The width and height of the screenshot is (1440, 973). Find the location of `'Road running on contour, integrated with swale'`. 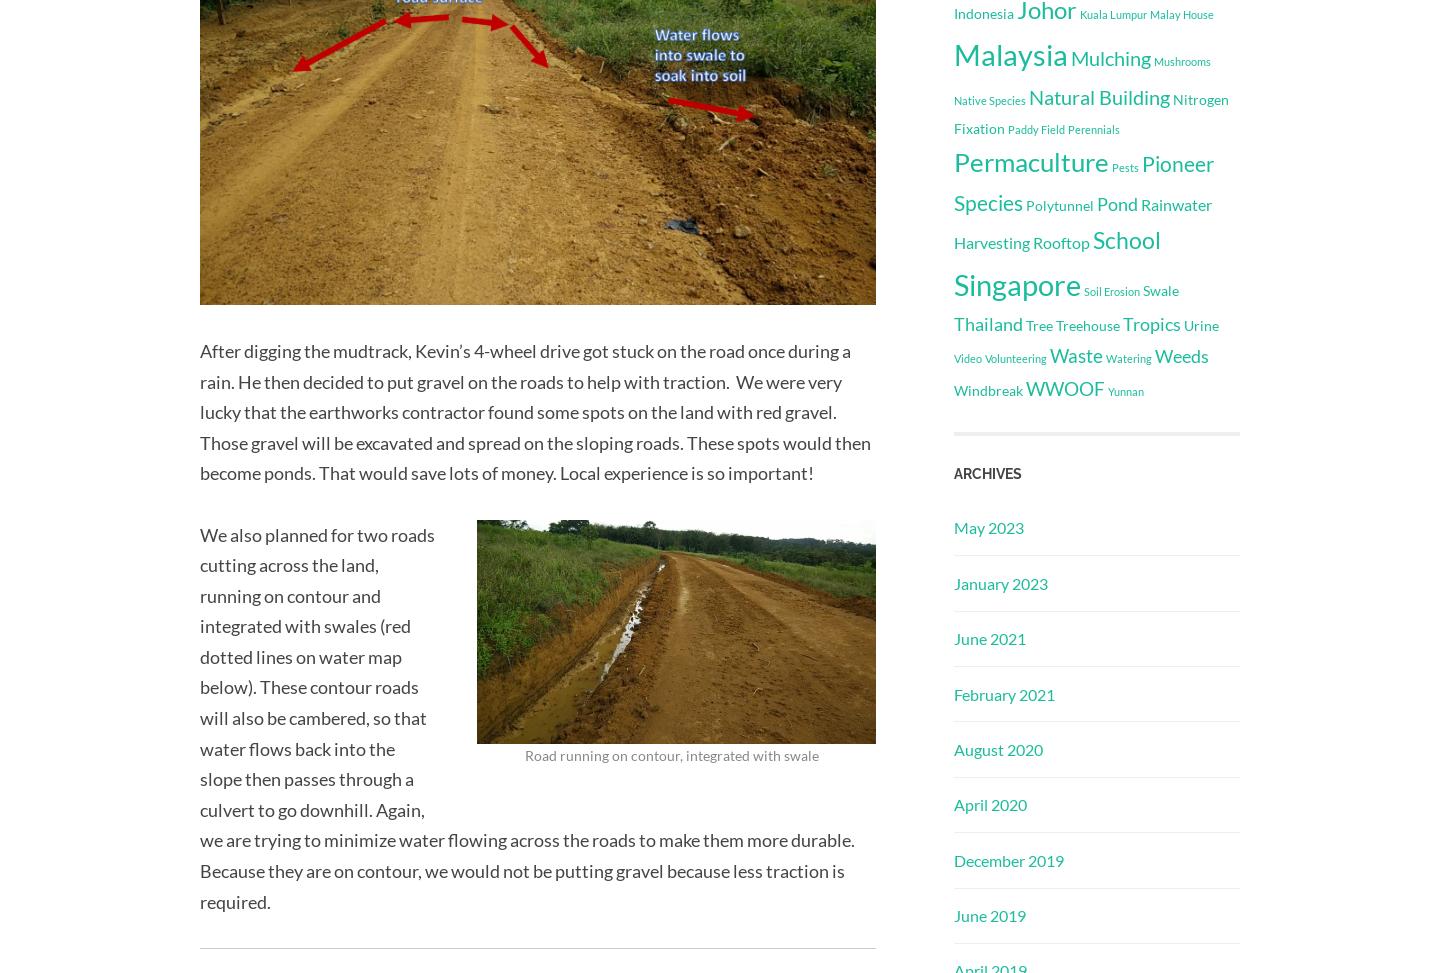

'Road running on contour, integrated with swale' is located at coordinates (671, 754).